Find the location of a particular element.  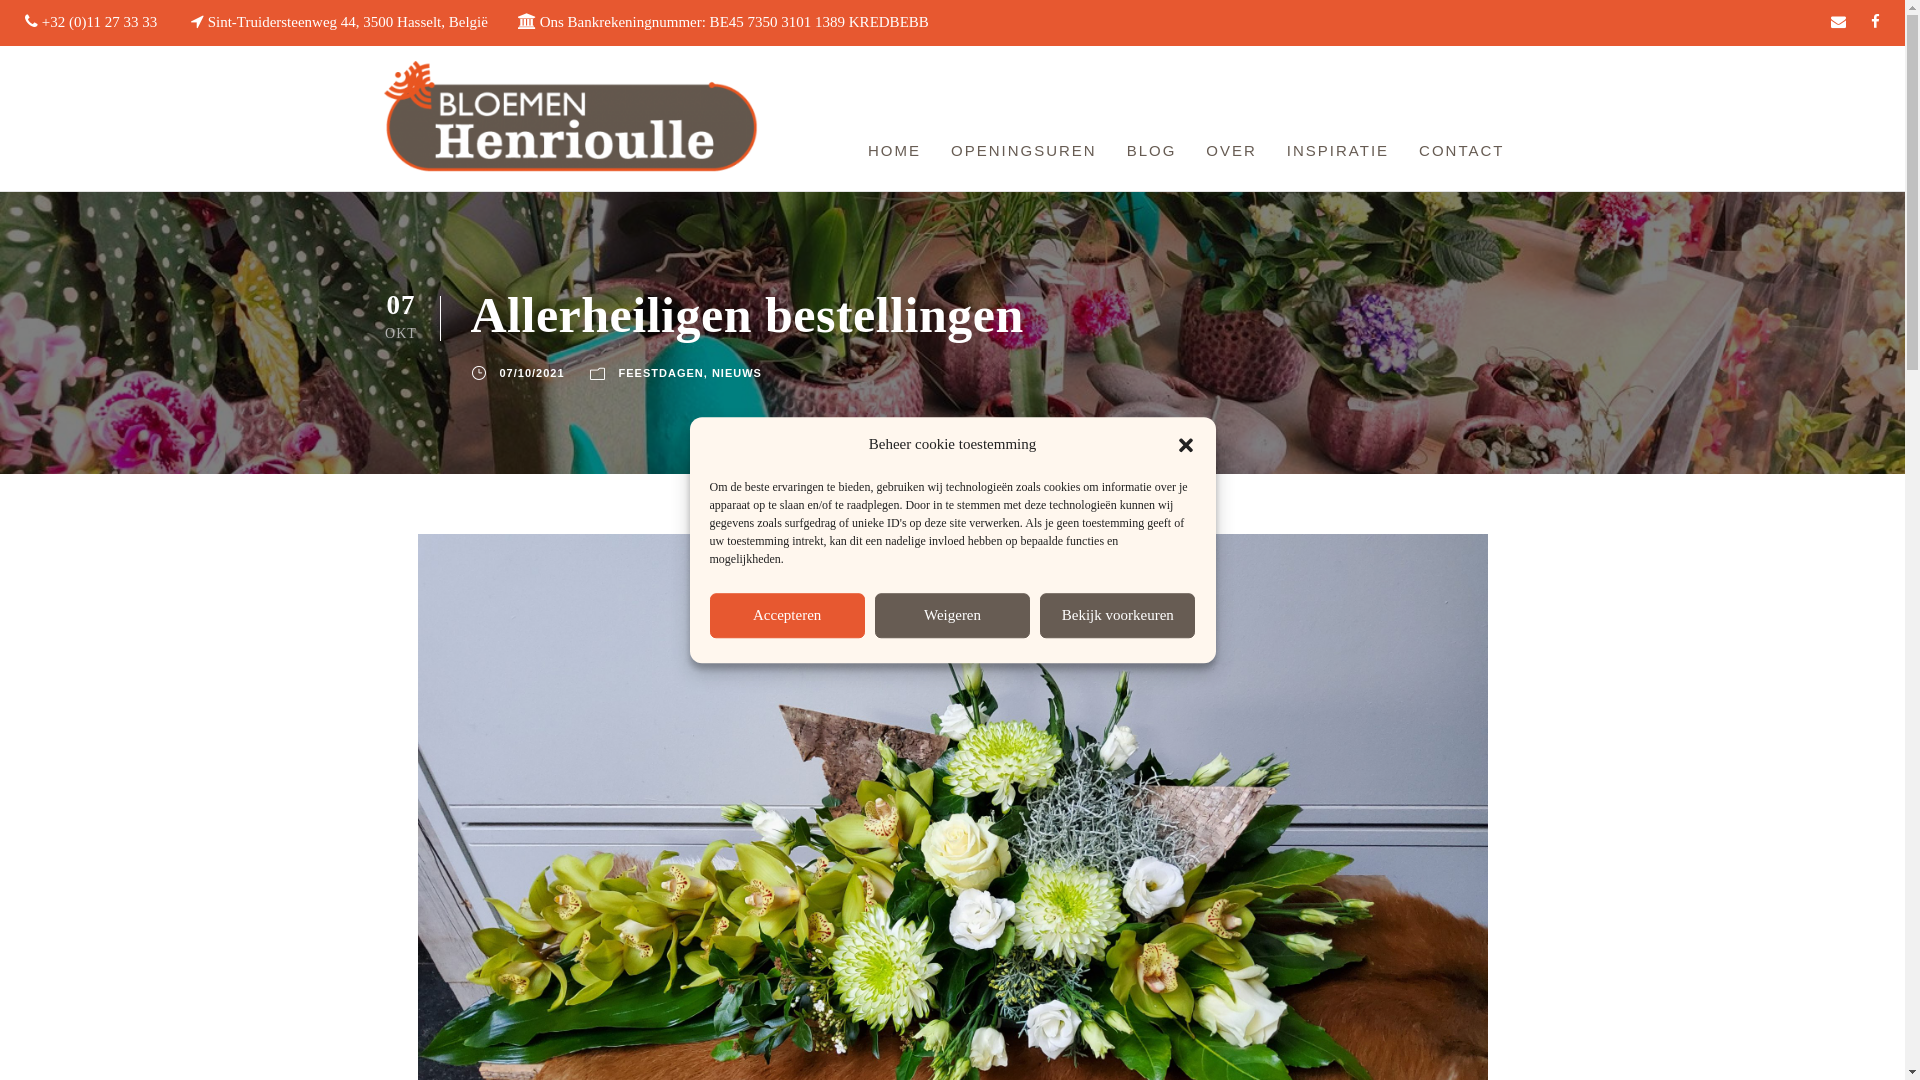

'OPENINGSUREN' is located at coordinates (1023, 153).